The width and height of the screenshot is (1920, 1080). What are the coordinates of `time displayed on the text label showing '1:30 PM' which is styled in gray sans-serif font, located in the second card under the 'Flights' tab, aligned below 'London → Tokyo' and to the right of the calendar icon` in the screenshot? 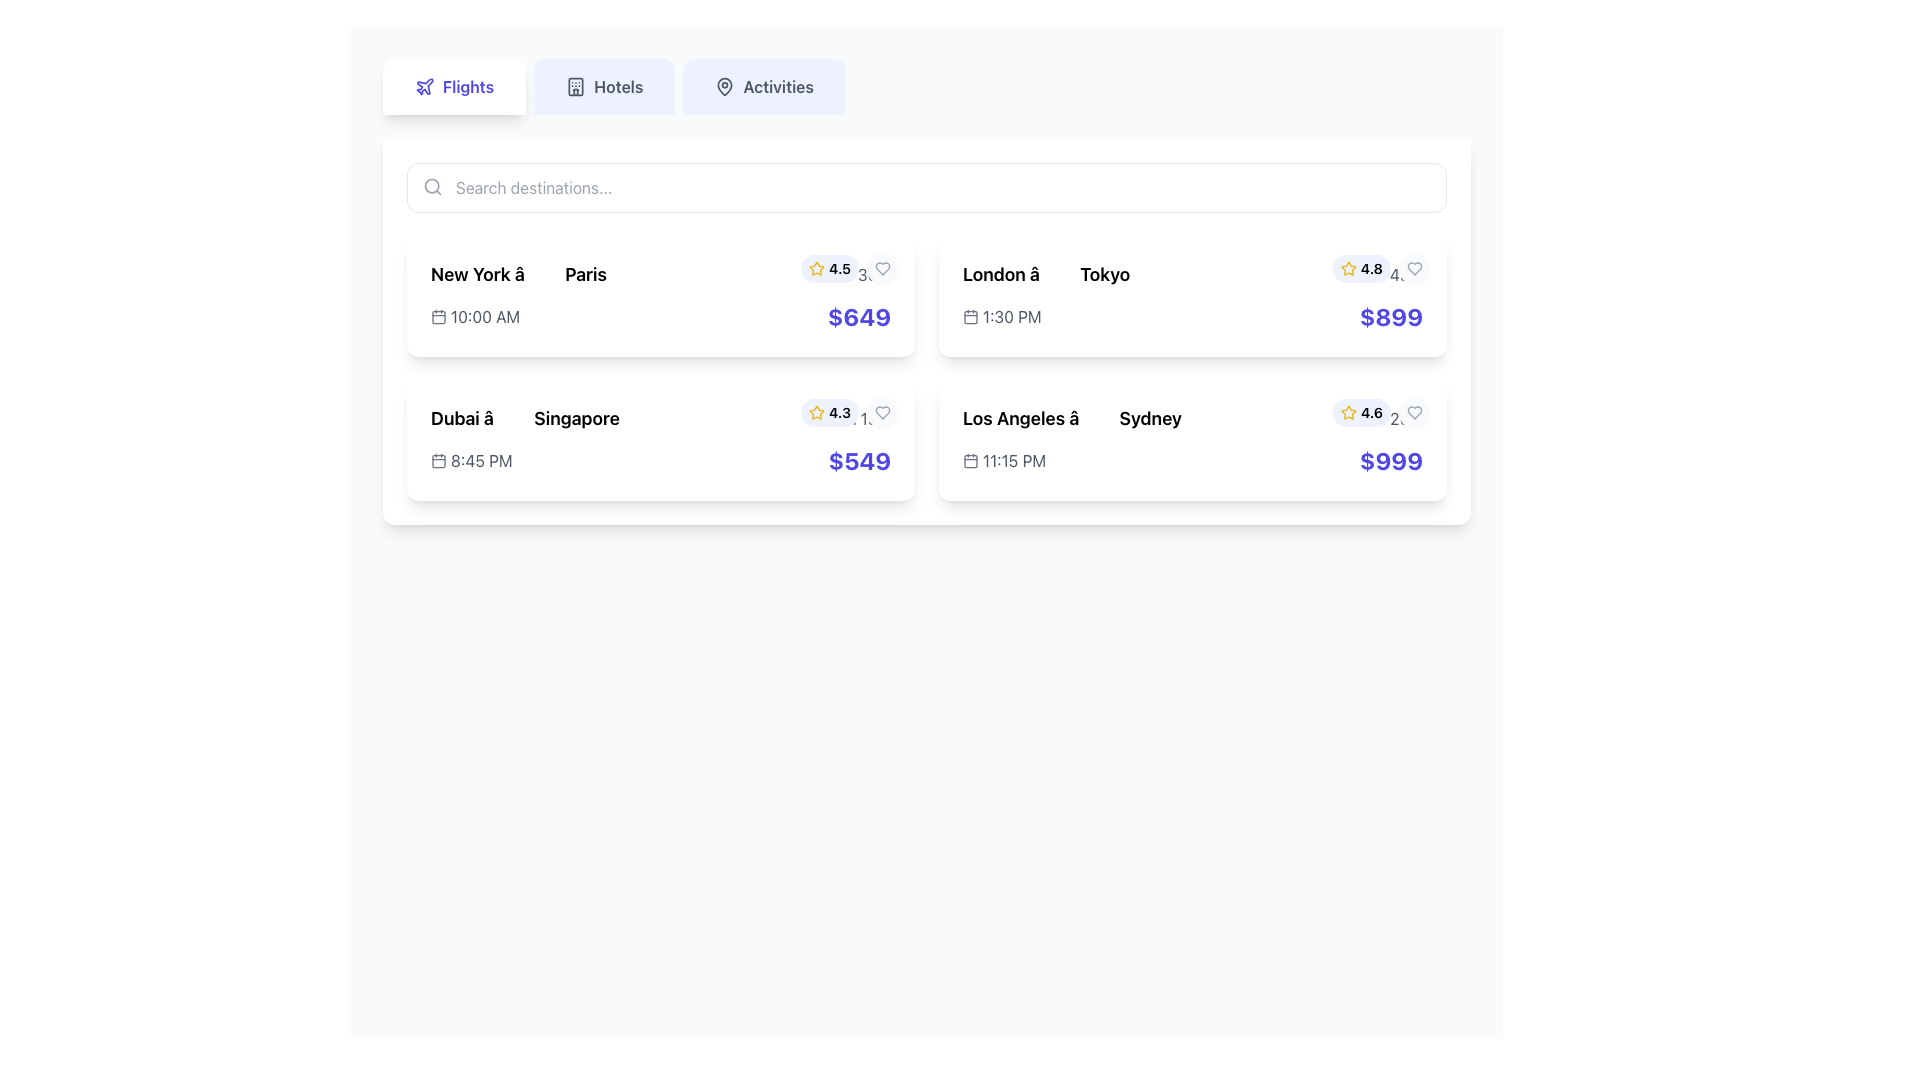 It's located at (1012, 315).